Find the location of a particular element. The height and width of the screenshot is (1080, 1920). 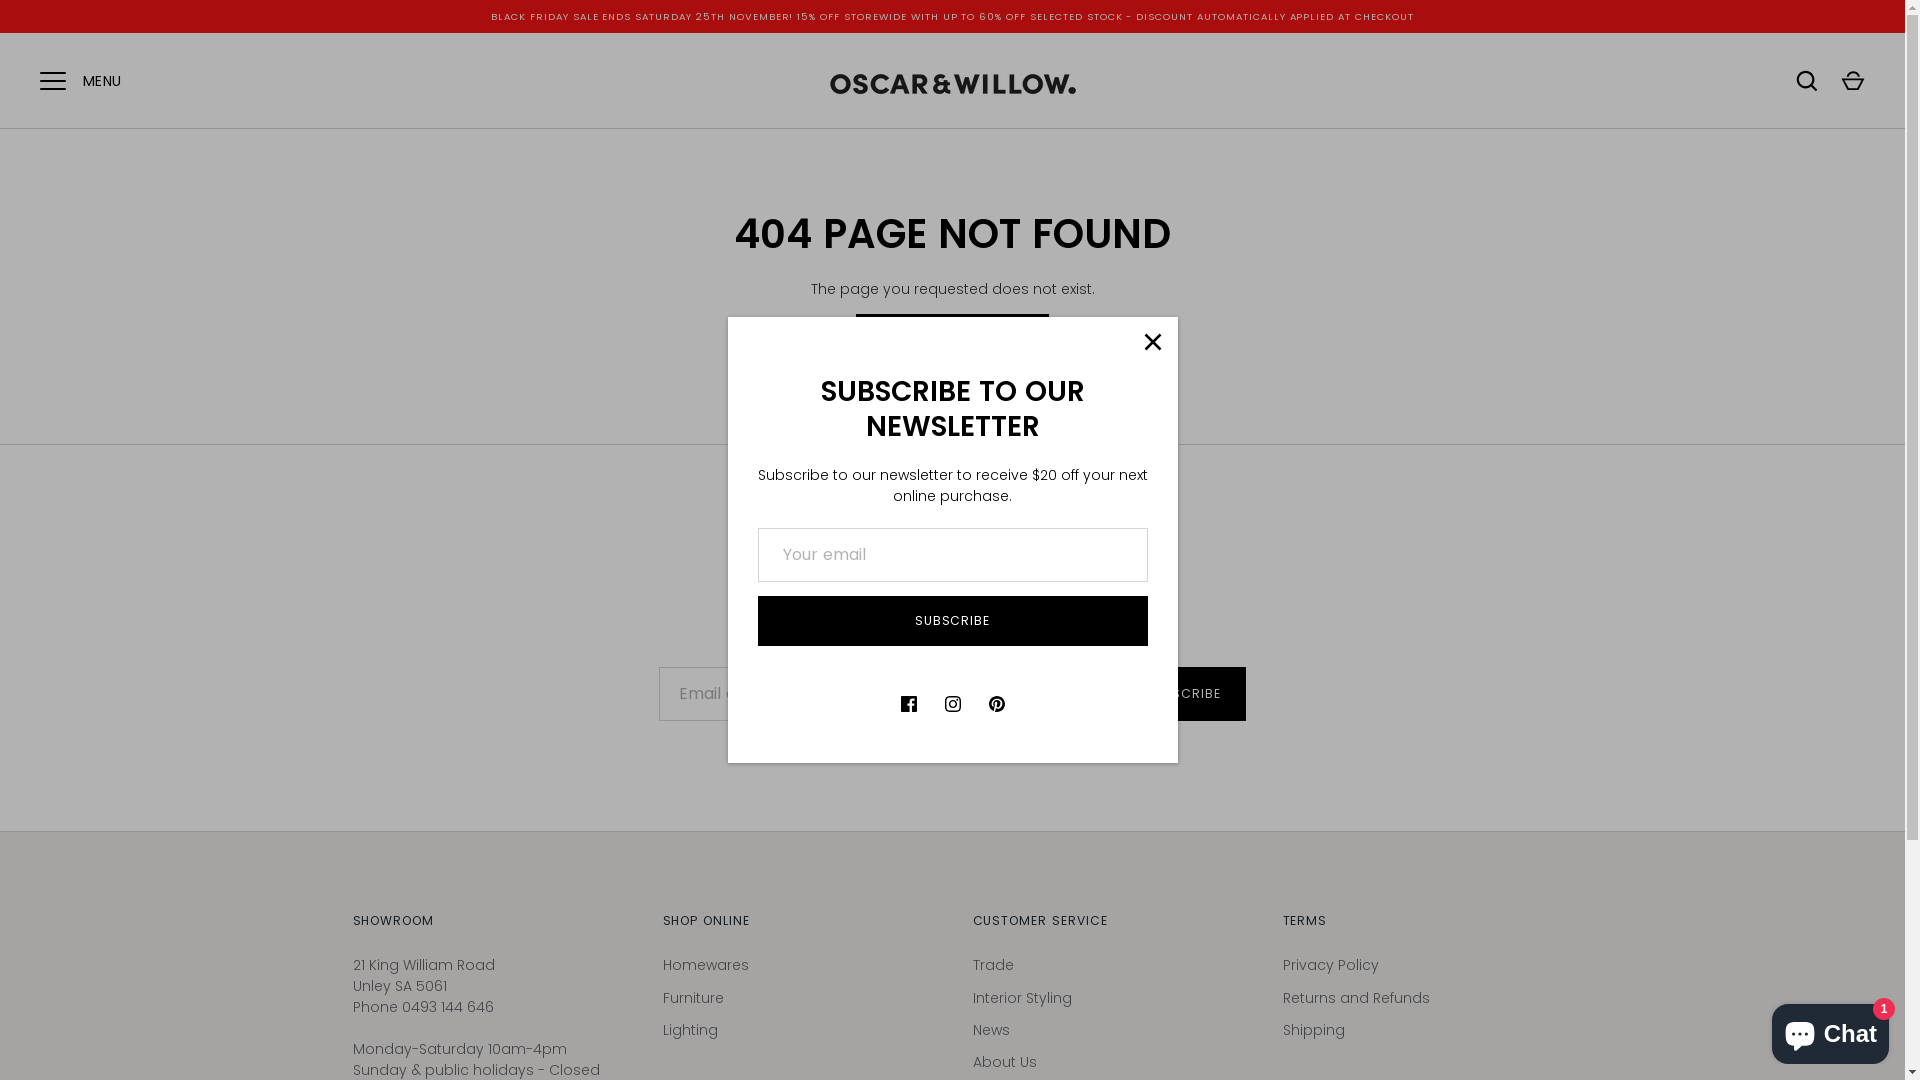

'CONTINUE SHOPPING' is located at coordinates (951, 338).